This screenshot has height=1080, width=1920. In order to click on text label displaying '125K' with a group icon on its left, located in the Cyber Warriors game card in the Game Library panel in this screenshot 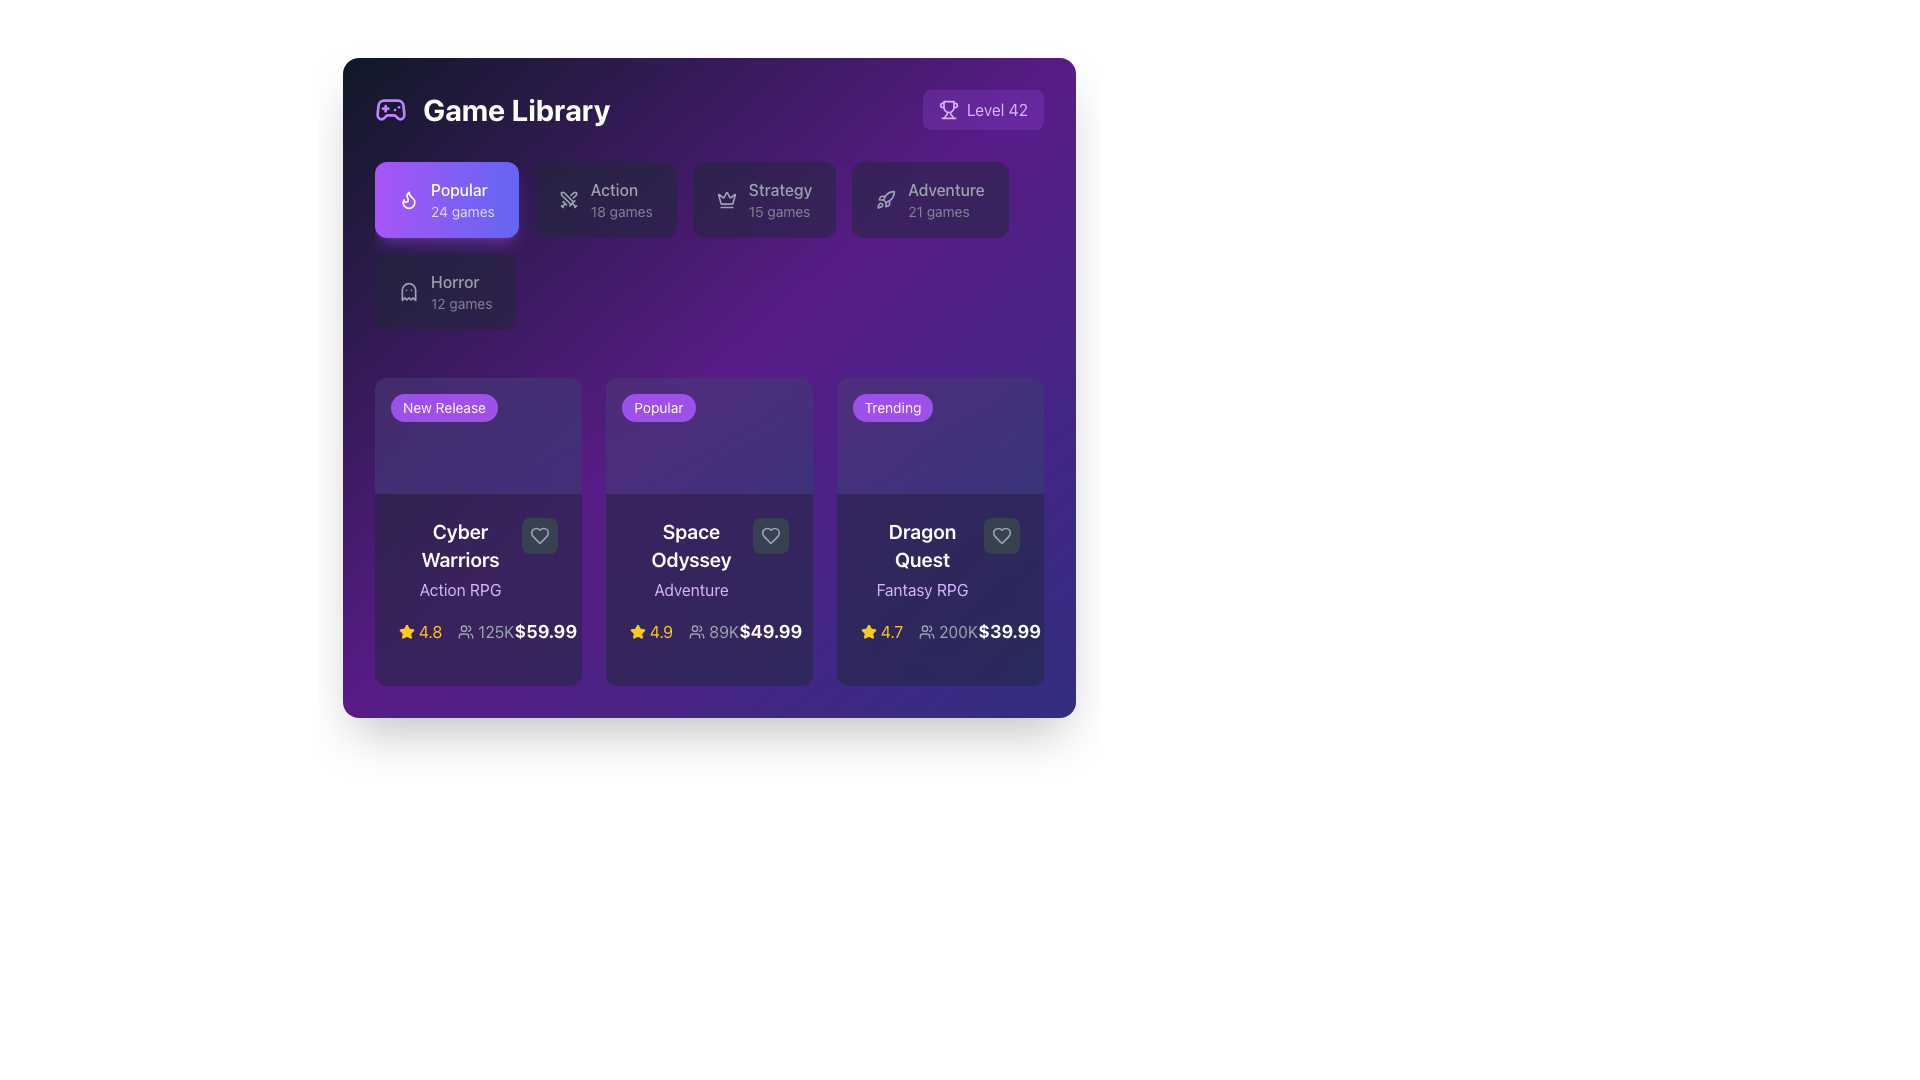, I will do `click(486, 632)`.